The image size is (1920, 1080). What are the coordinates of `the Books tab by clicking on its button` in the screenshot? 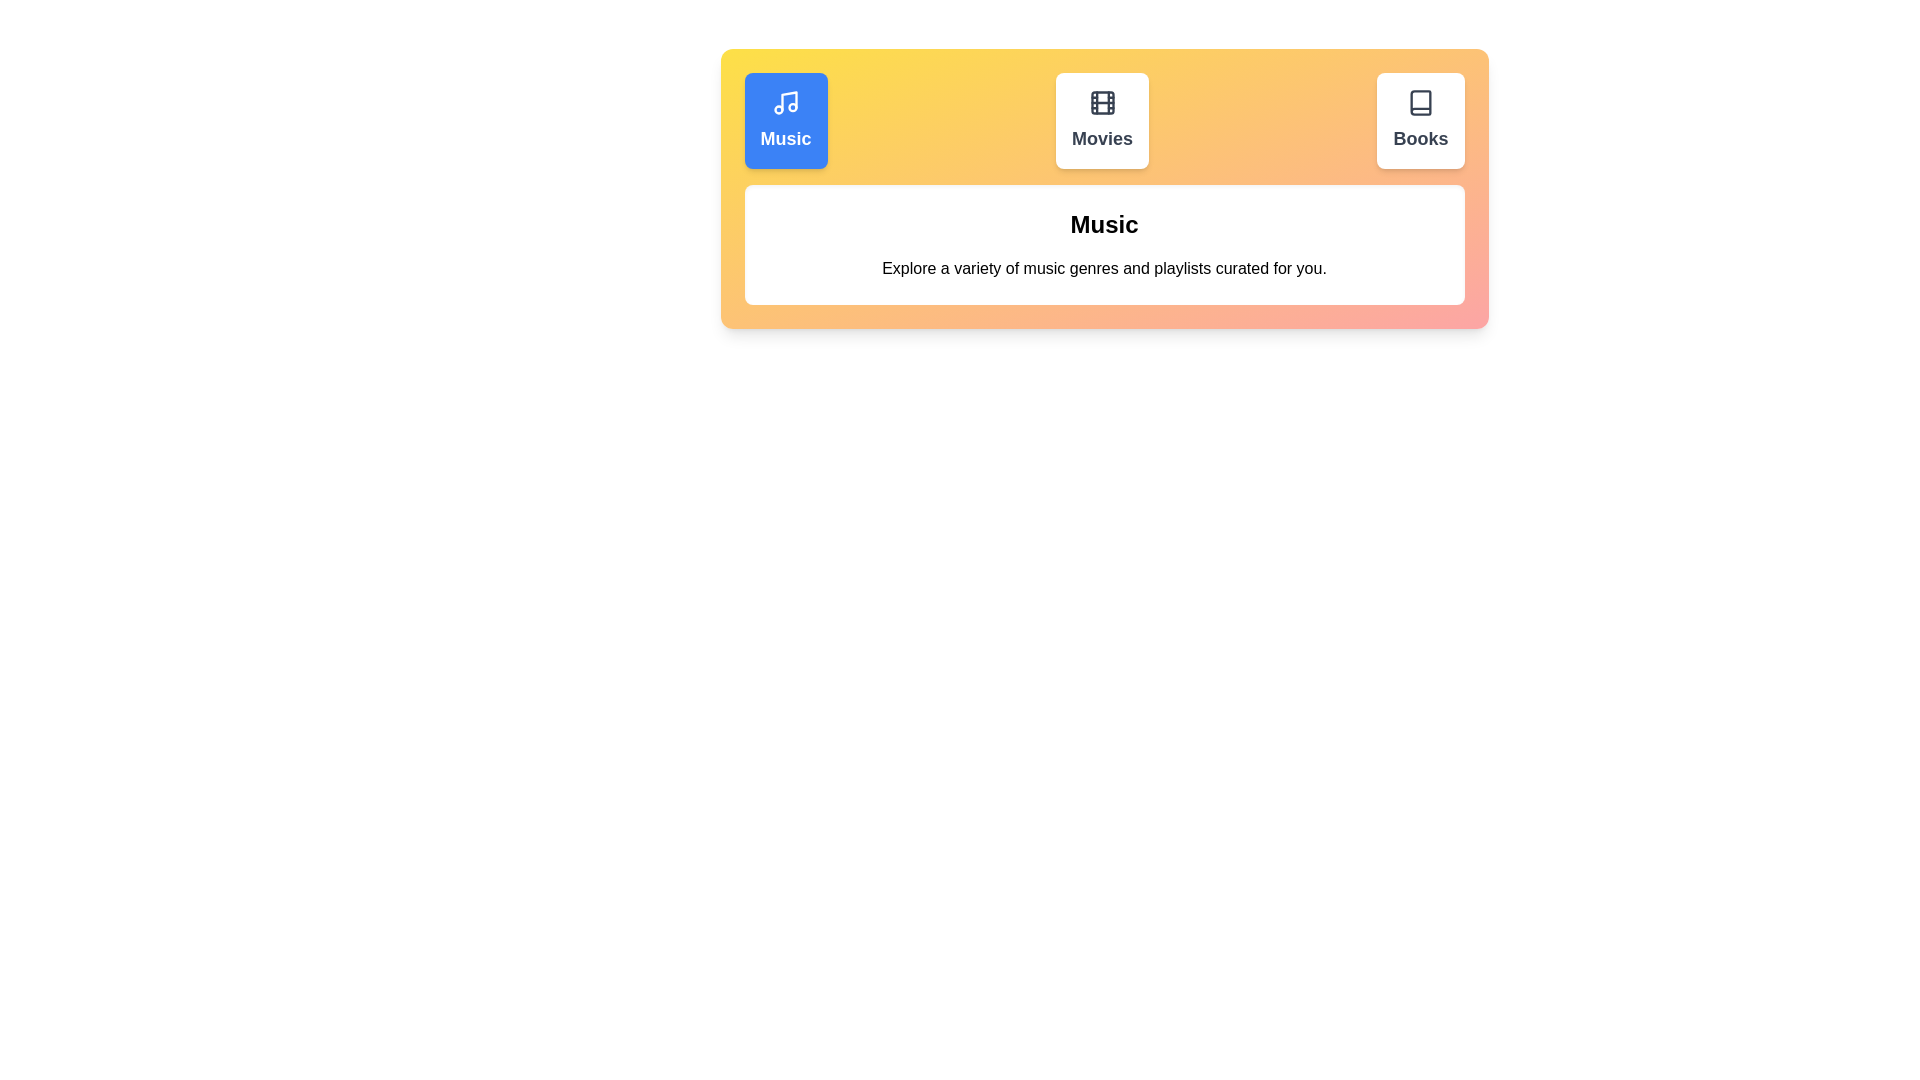 It's located at (1419, 120).